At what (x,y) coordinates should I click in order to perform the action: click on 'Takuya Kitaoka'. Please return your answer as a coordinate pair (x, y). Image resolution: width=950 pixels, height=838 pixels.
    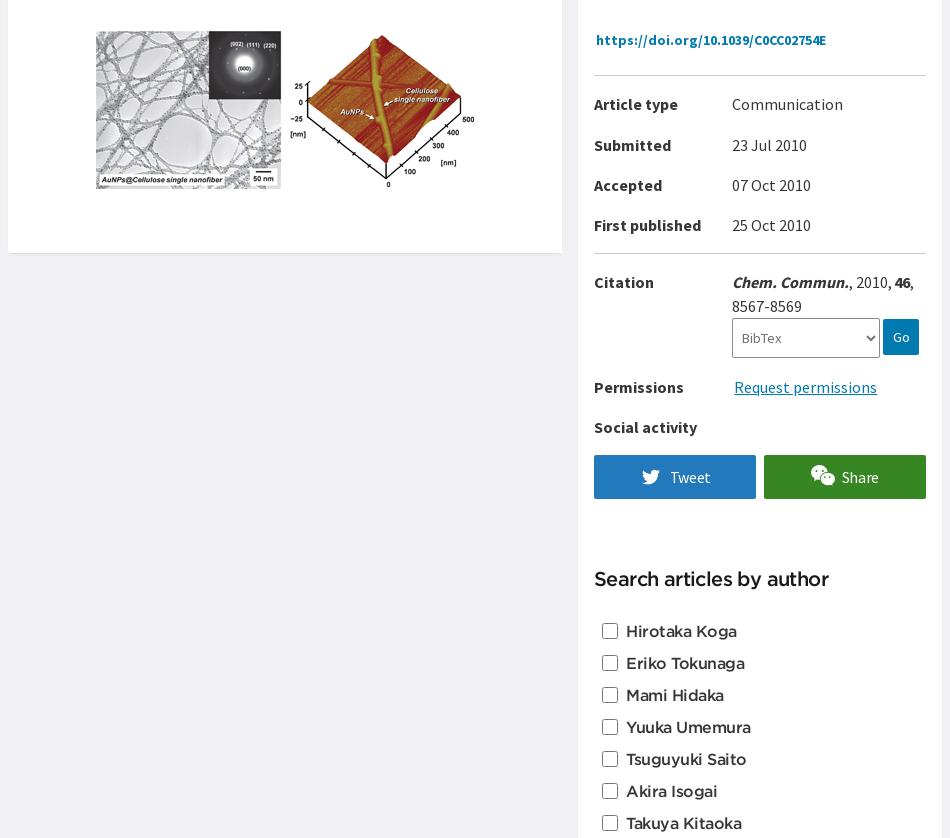
    Looking at the image, I should click on (683, 821).